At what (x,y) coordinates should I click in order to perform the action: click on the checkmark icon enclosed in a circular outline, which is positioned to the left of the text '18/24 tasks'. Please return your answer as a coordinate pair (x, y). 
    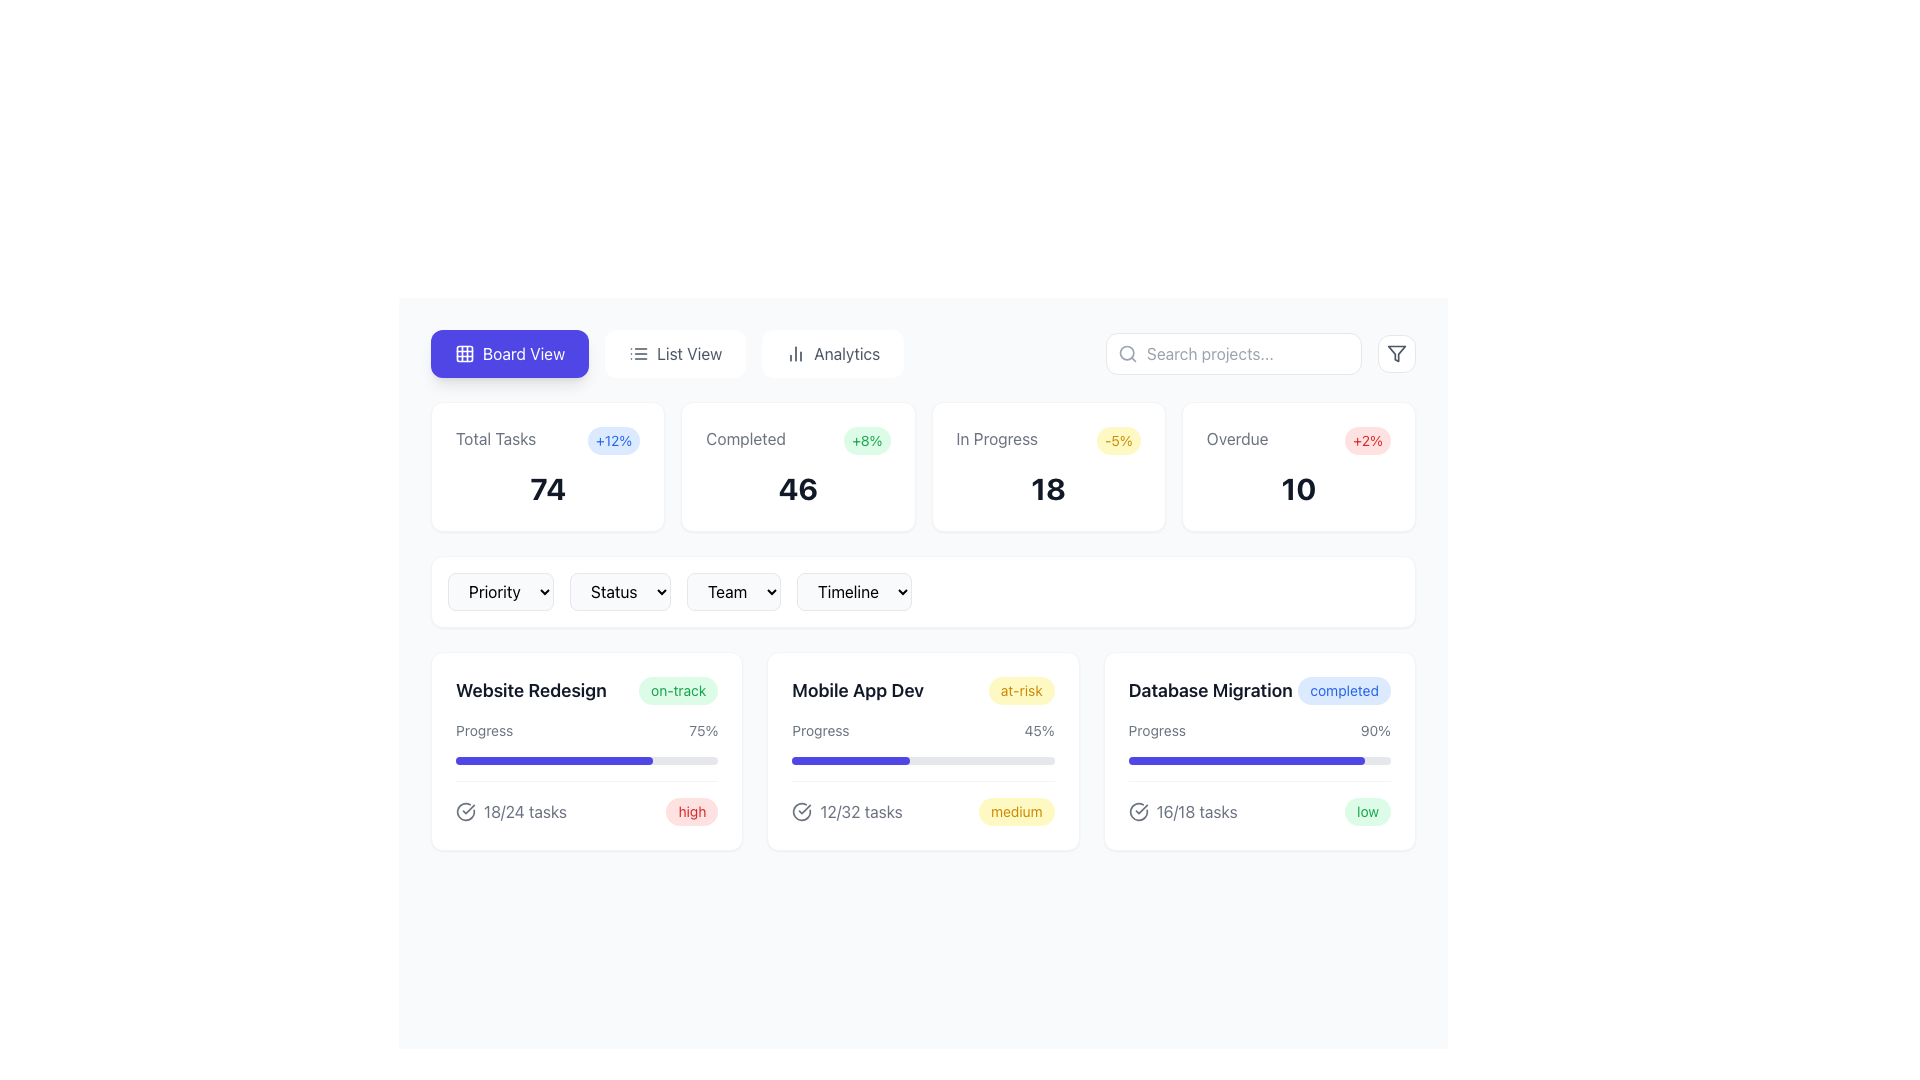
    Looking at the image, I should click on (464, 812).